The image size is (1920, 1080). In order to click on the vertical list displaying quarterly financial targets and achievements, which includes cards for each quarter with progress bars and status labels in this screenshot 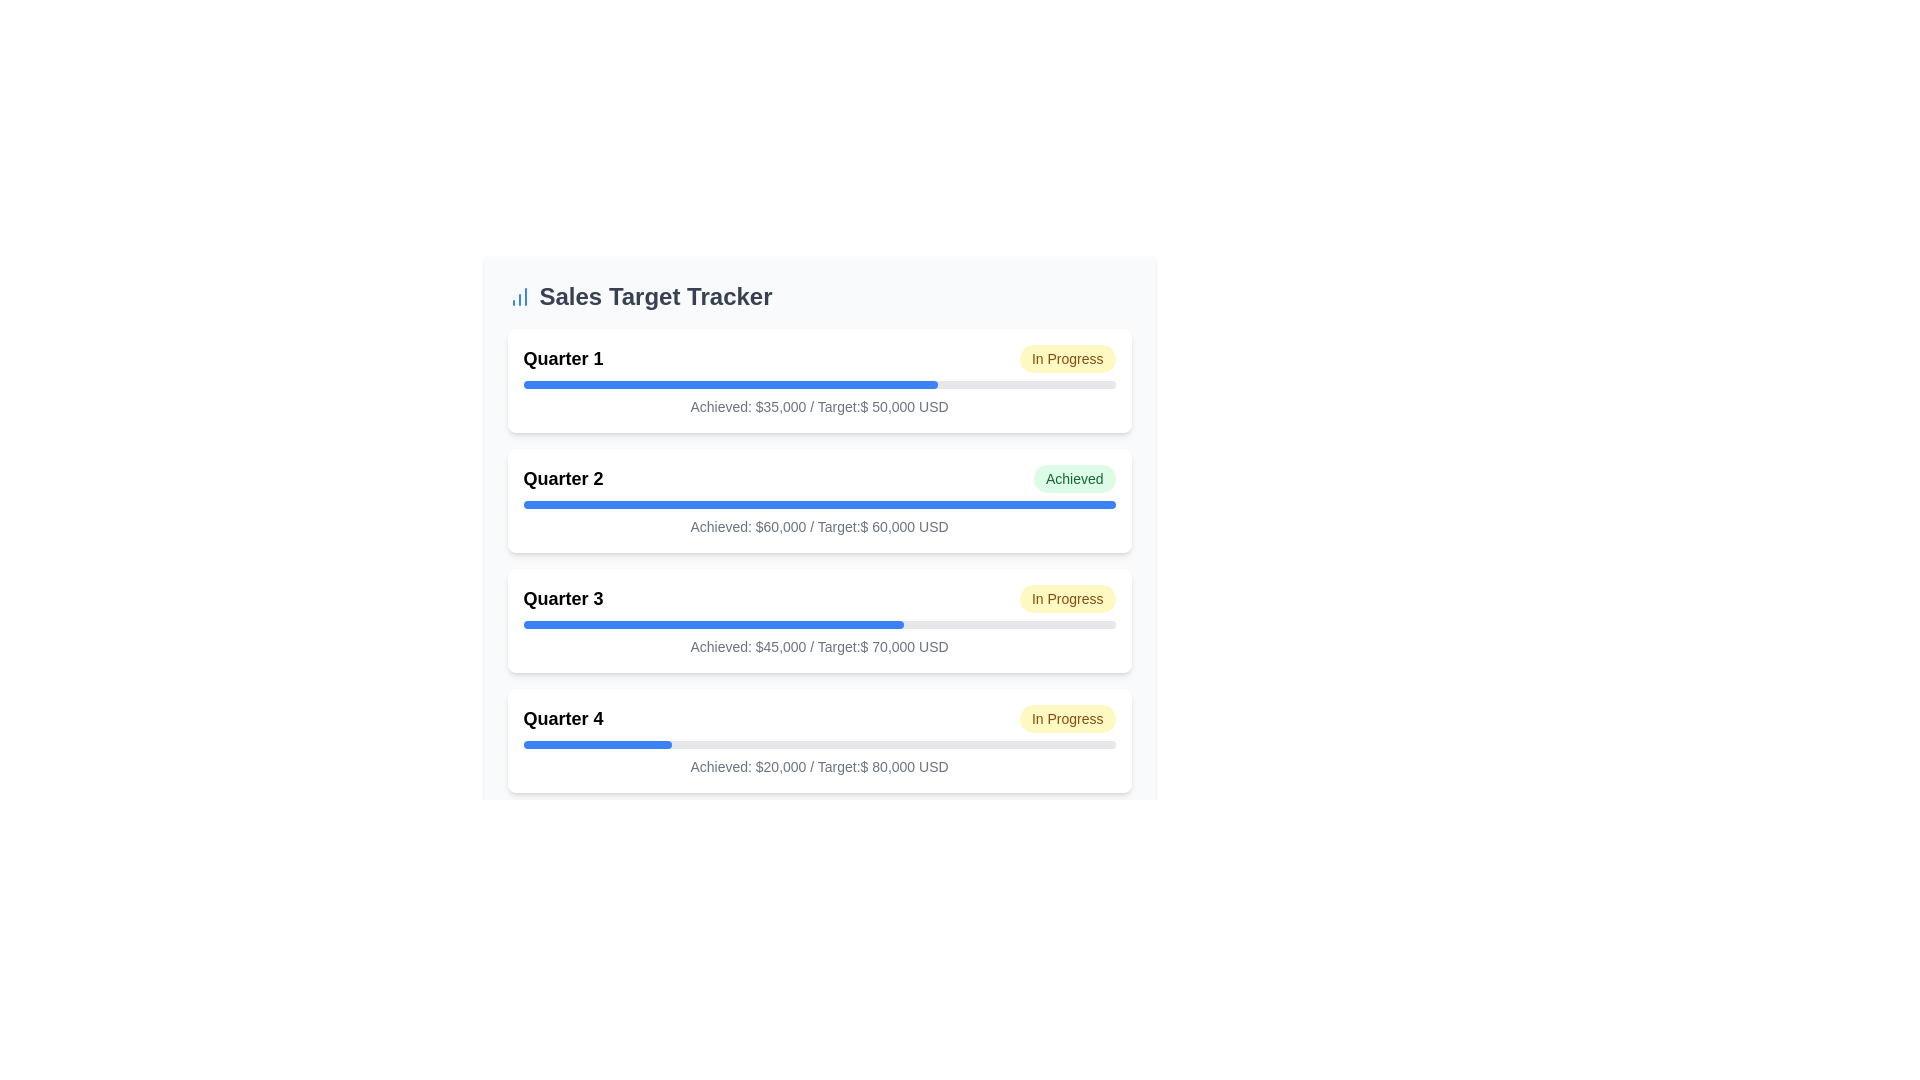, I will do `click(819, 560)`.